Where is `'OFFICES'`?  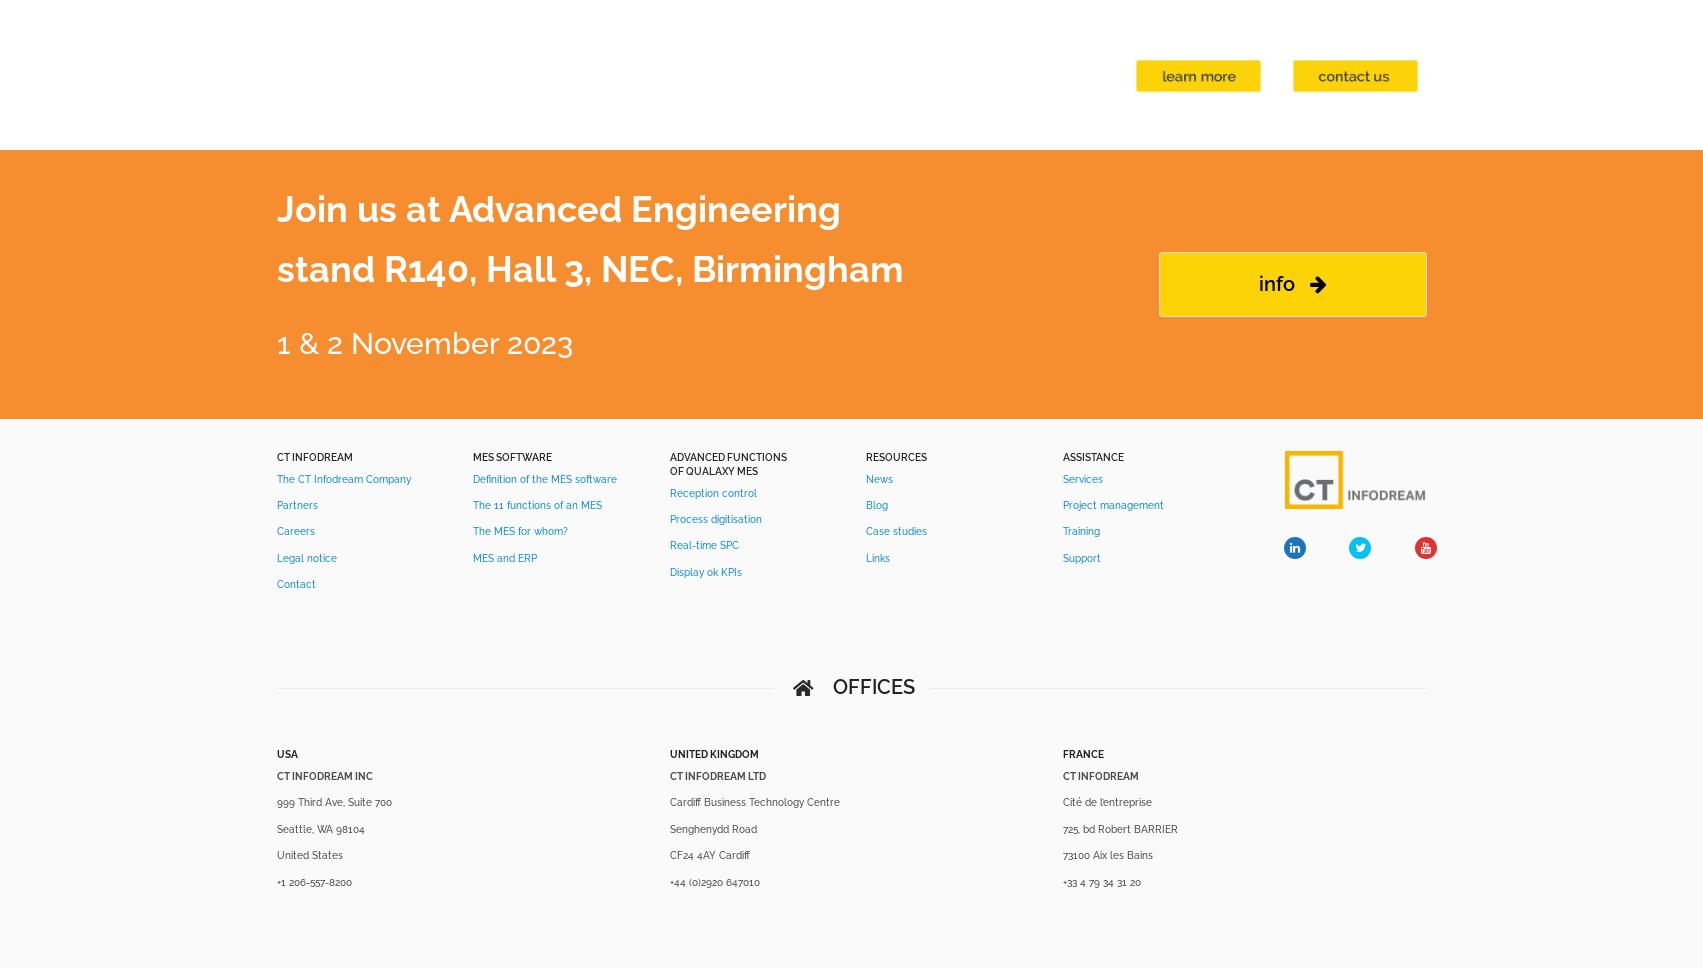 'OFFICES' is located at coordinates (831, 686).